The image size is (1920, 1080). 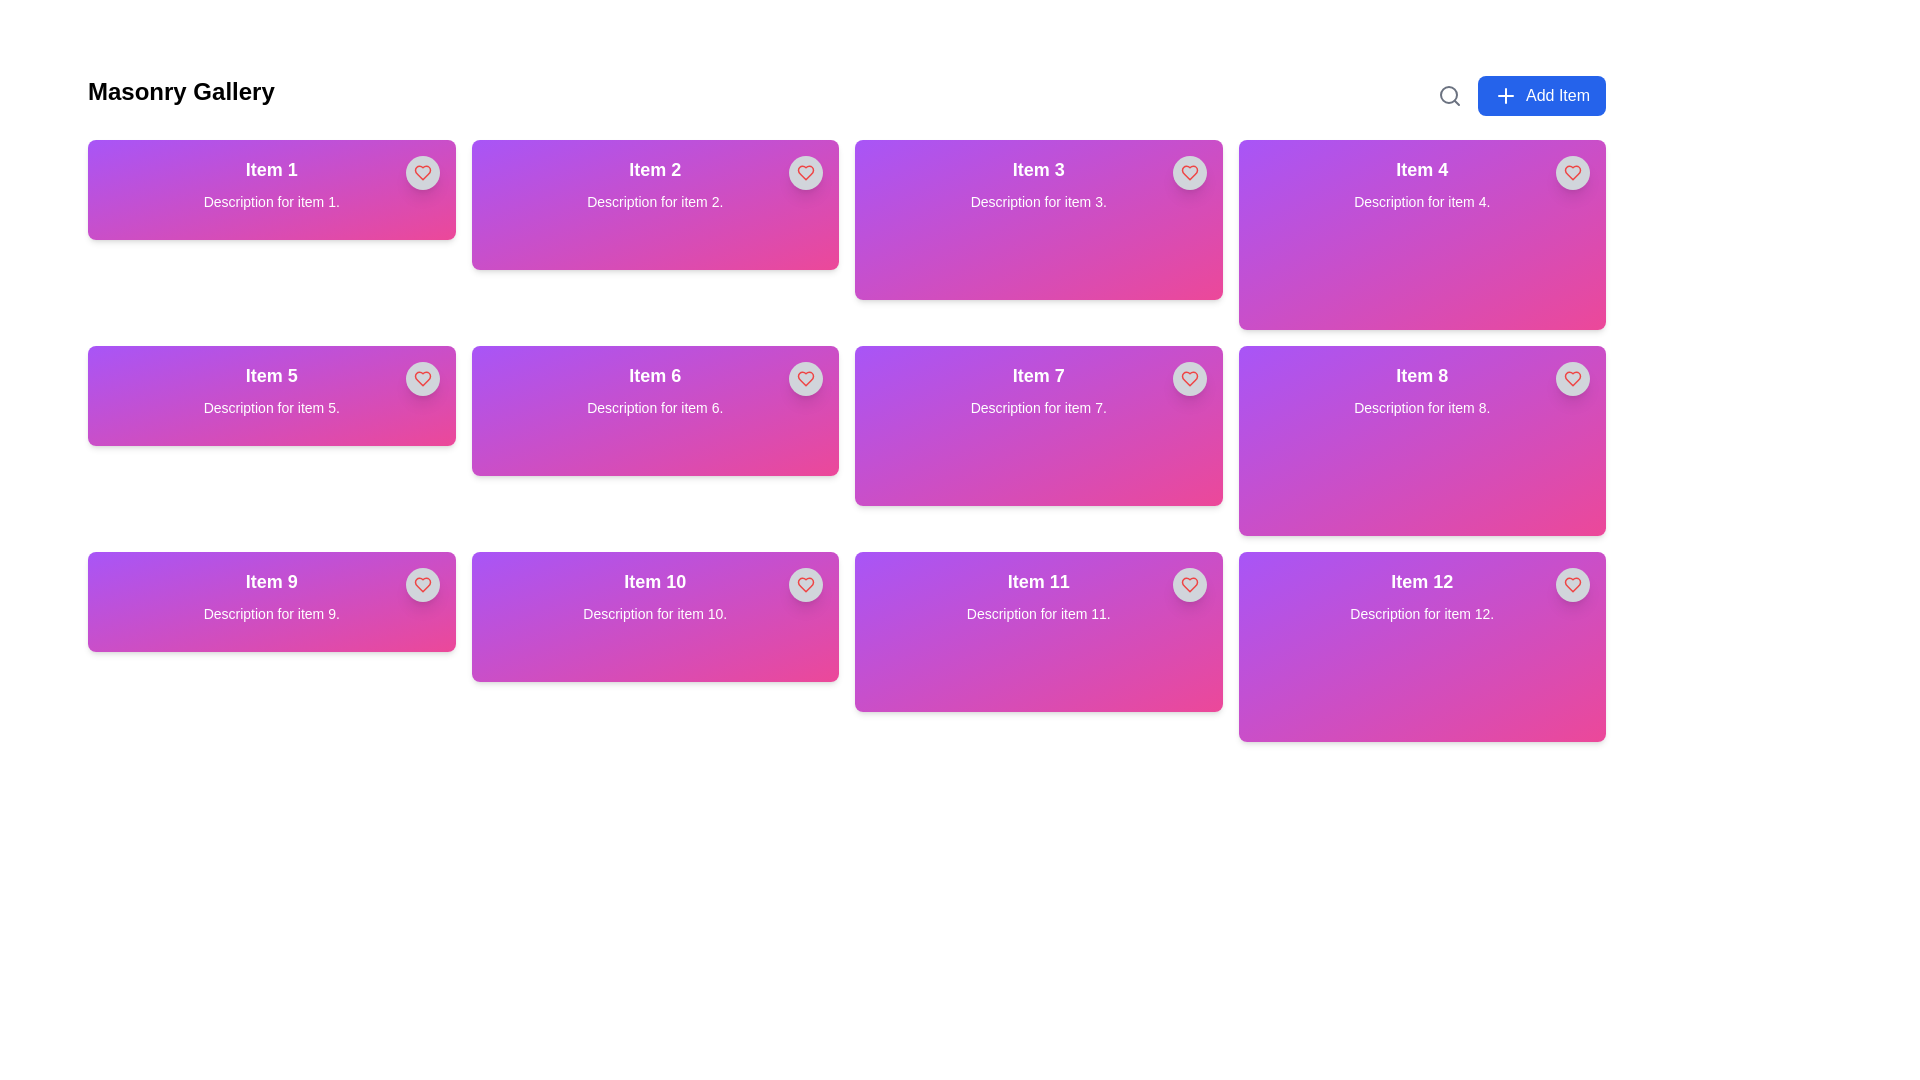 I want to click on the static text providing additional context for 'Item 4' located beneath the title in the fourth card of the masonry grid layout, so click(x=1421, y=201).